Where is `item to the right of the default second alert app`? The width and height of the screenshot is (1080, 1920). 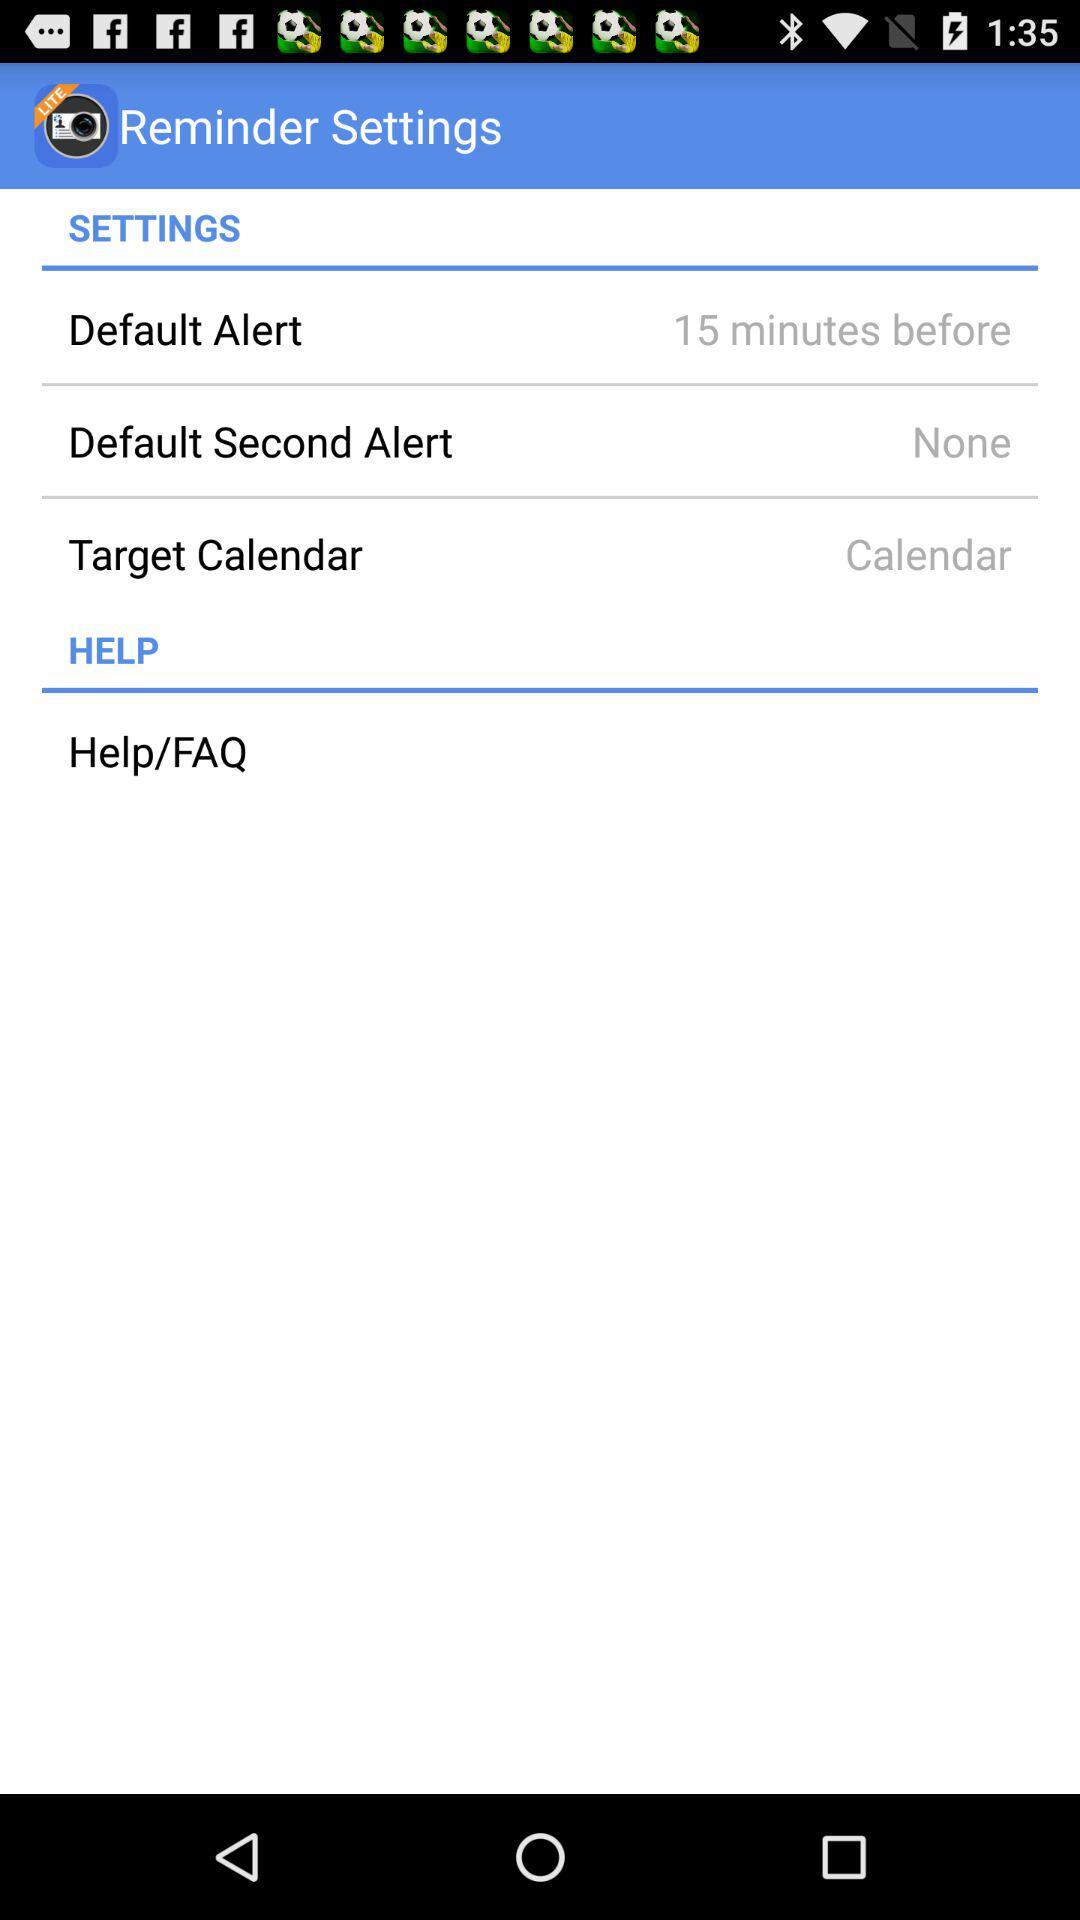
item to the right of the default second alert app is located at coordinates (814, 440).